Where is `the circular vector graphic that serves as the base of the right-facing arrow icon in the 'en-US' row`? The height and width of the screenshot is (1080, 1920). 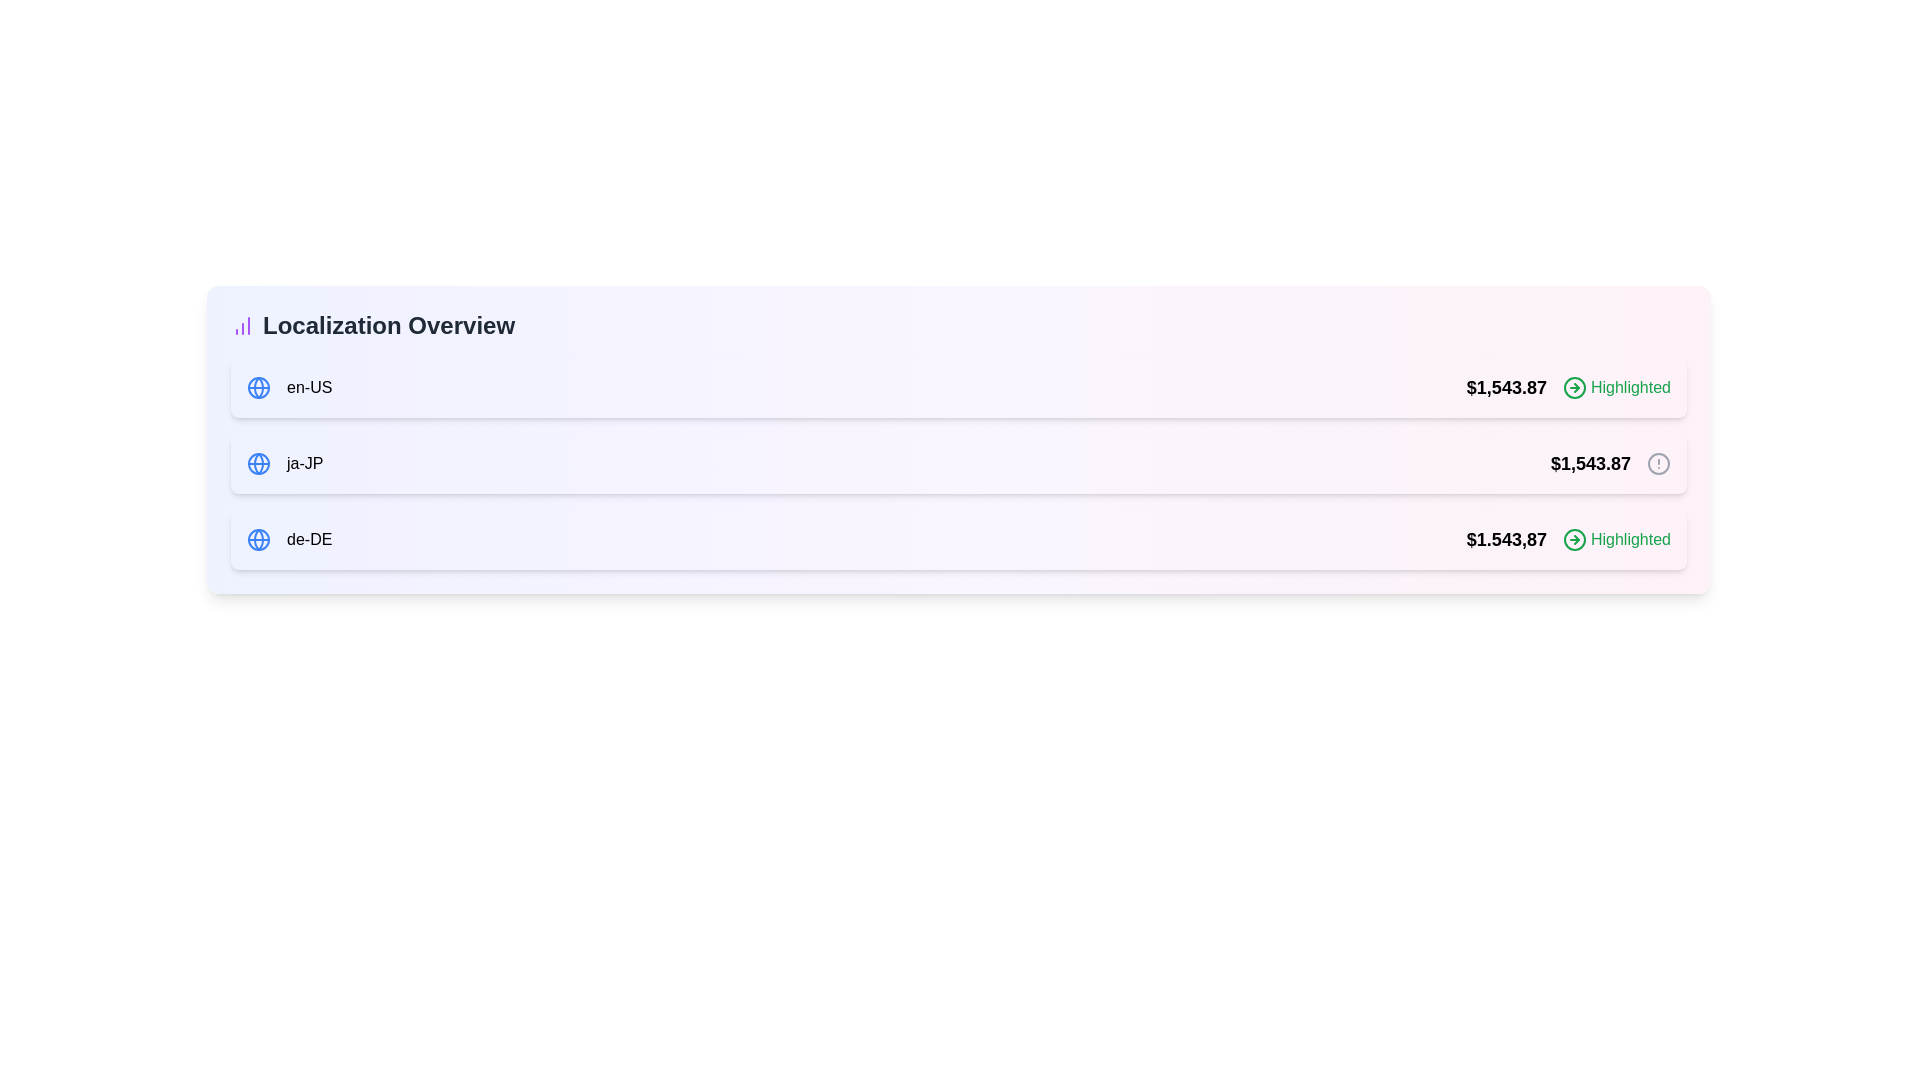 the circular vector graphic that serves as the base of the right-facing arrow icon in the 'en-US' row is located at coordinates (1573, 388).